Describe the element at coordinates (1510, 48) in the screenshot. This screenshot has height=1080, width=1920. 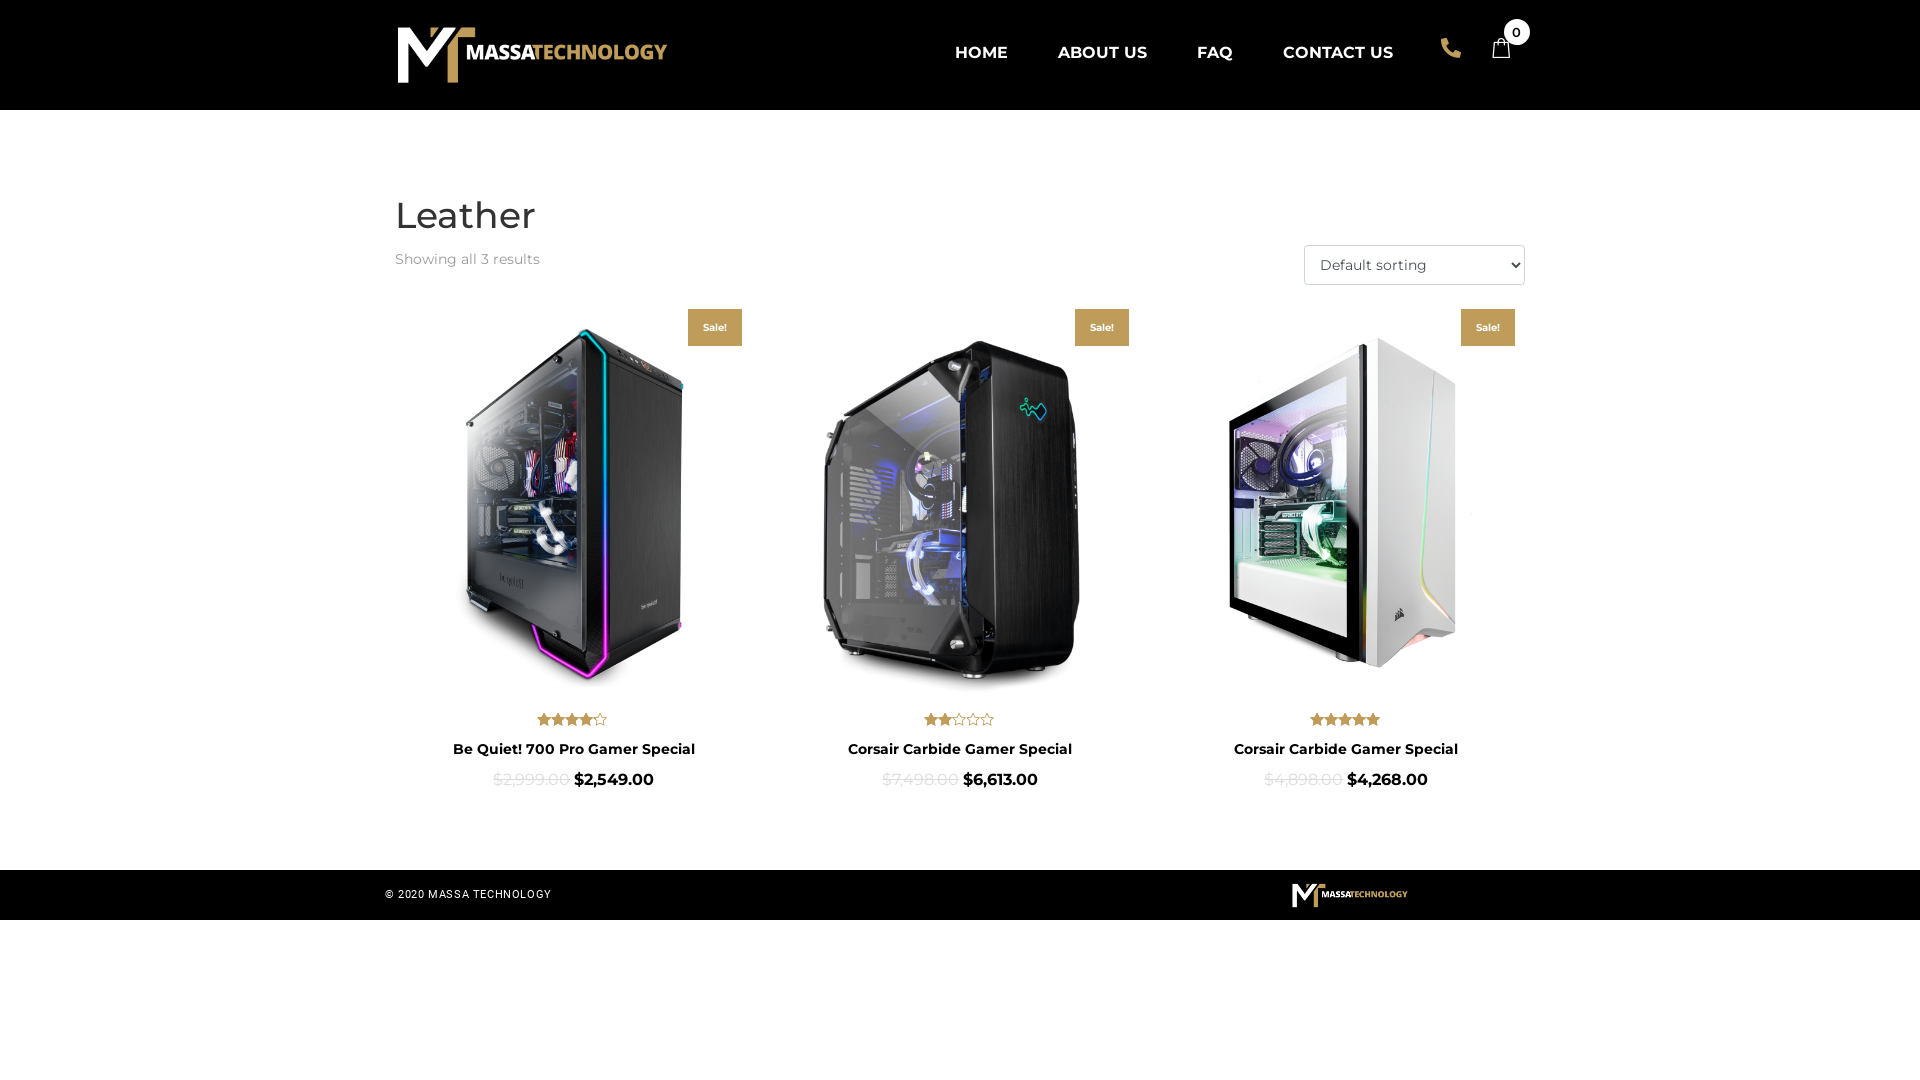
I see `'0'` at that location.